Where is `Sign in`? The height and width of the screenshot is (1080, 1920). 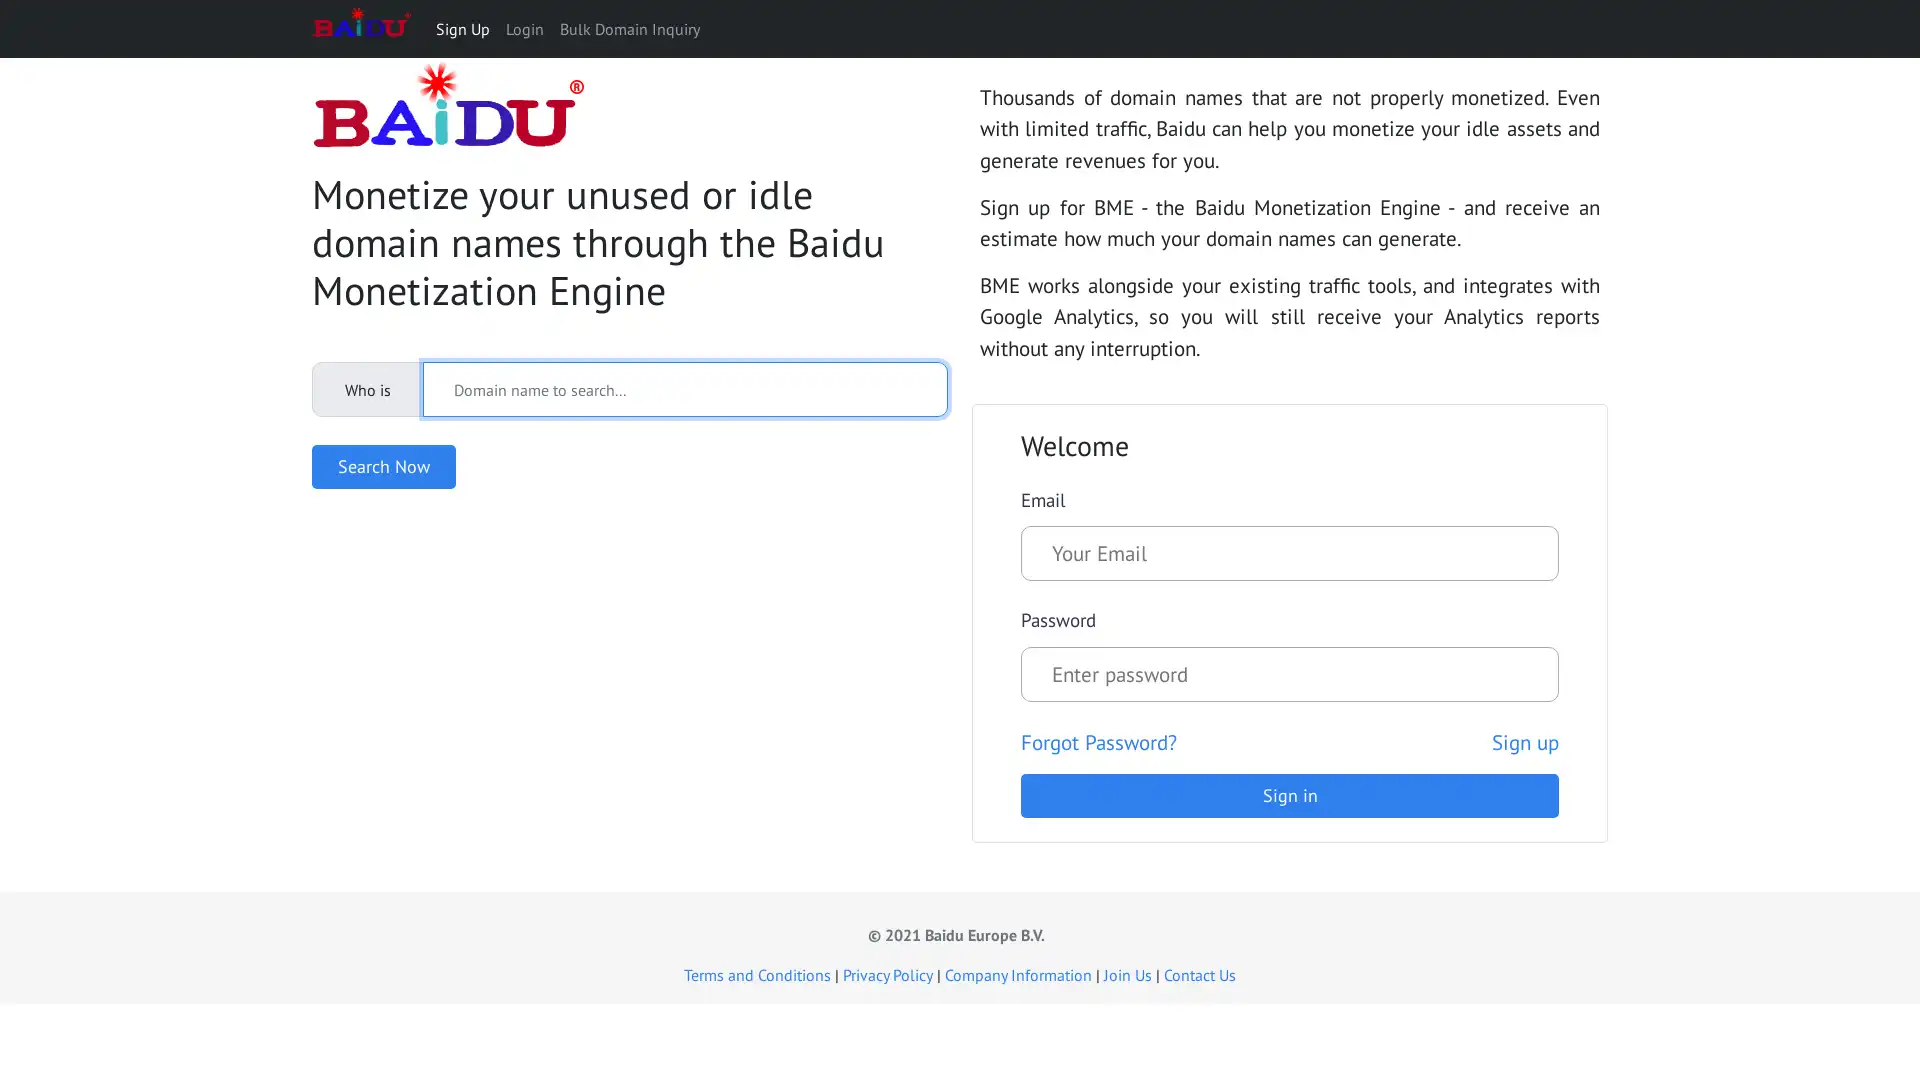
Sign in is located at coordinates (1290, 793).